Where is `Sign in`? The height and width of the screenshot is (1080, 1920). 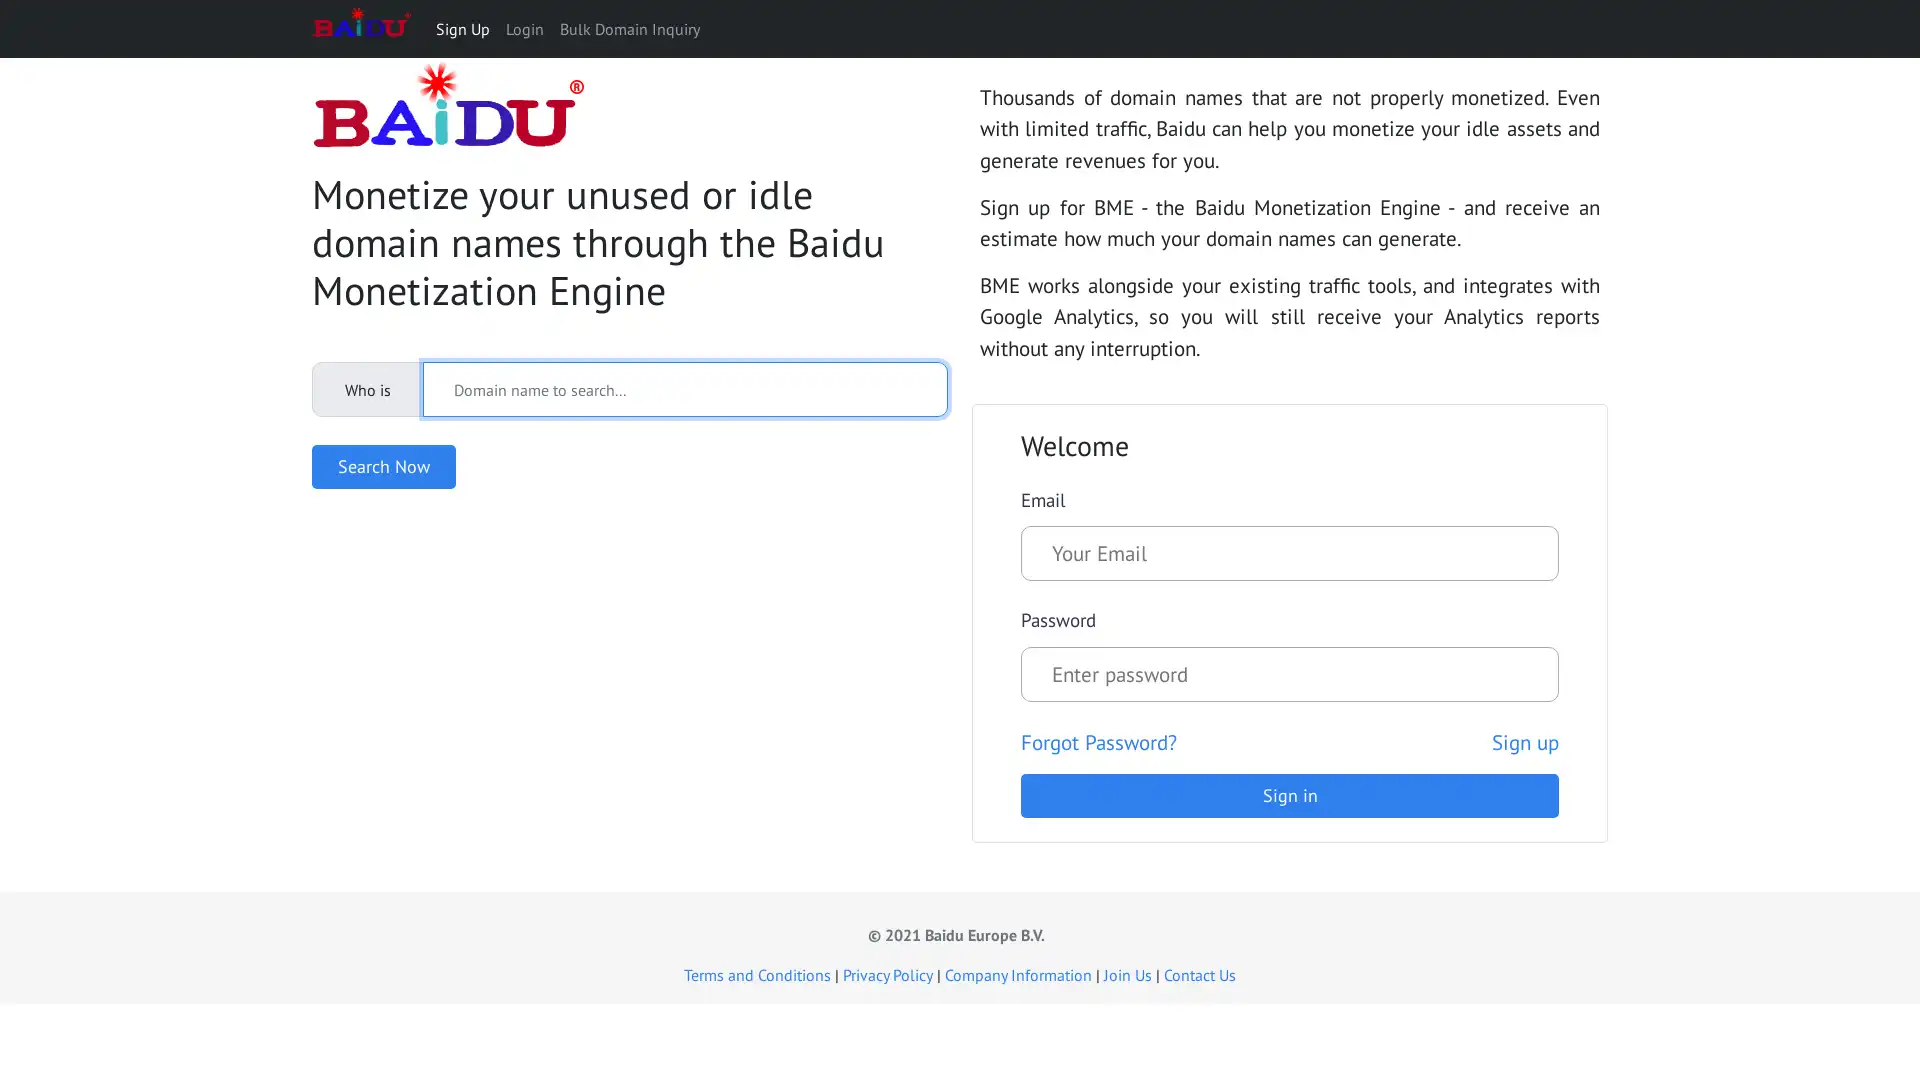
Sign in is located at coordinates (1290, 793).